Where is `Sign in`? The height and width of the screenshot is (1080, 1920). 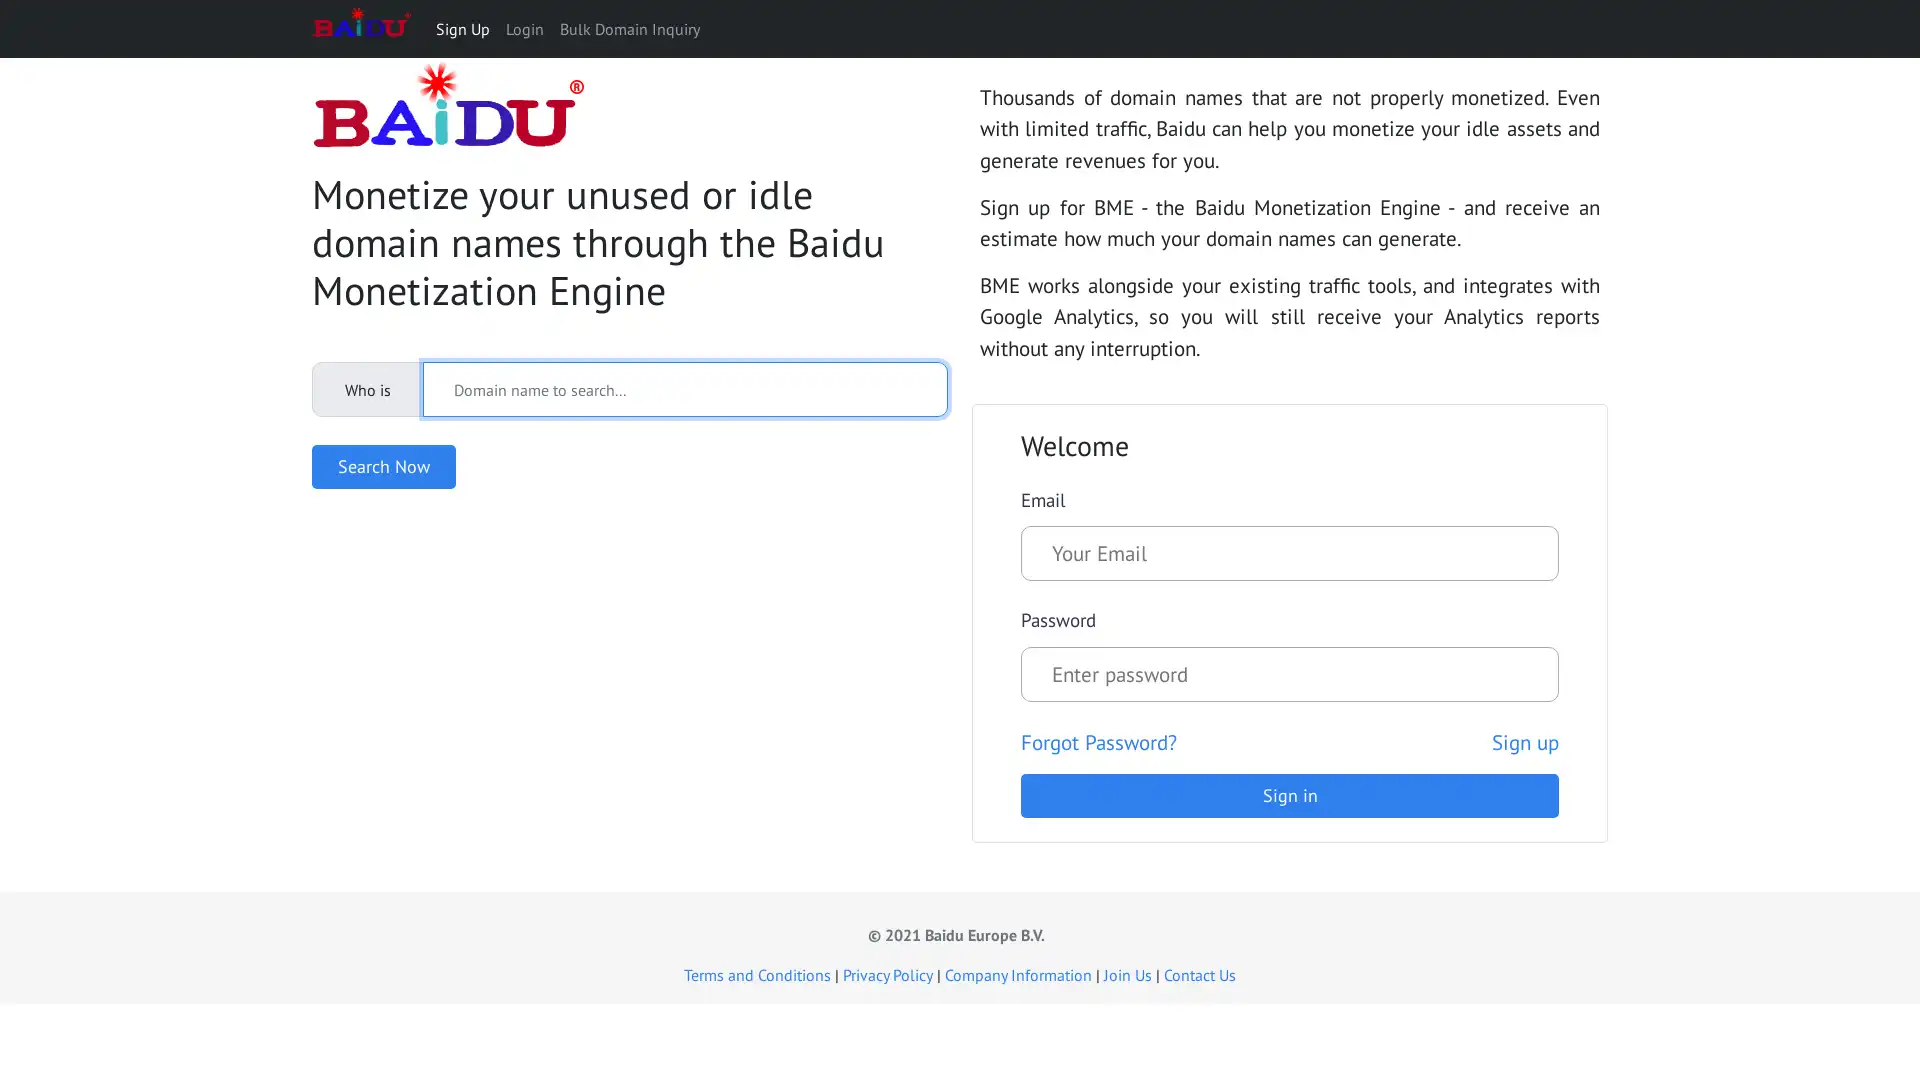
Sign in is located at coordinates (1290, 793).